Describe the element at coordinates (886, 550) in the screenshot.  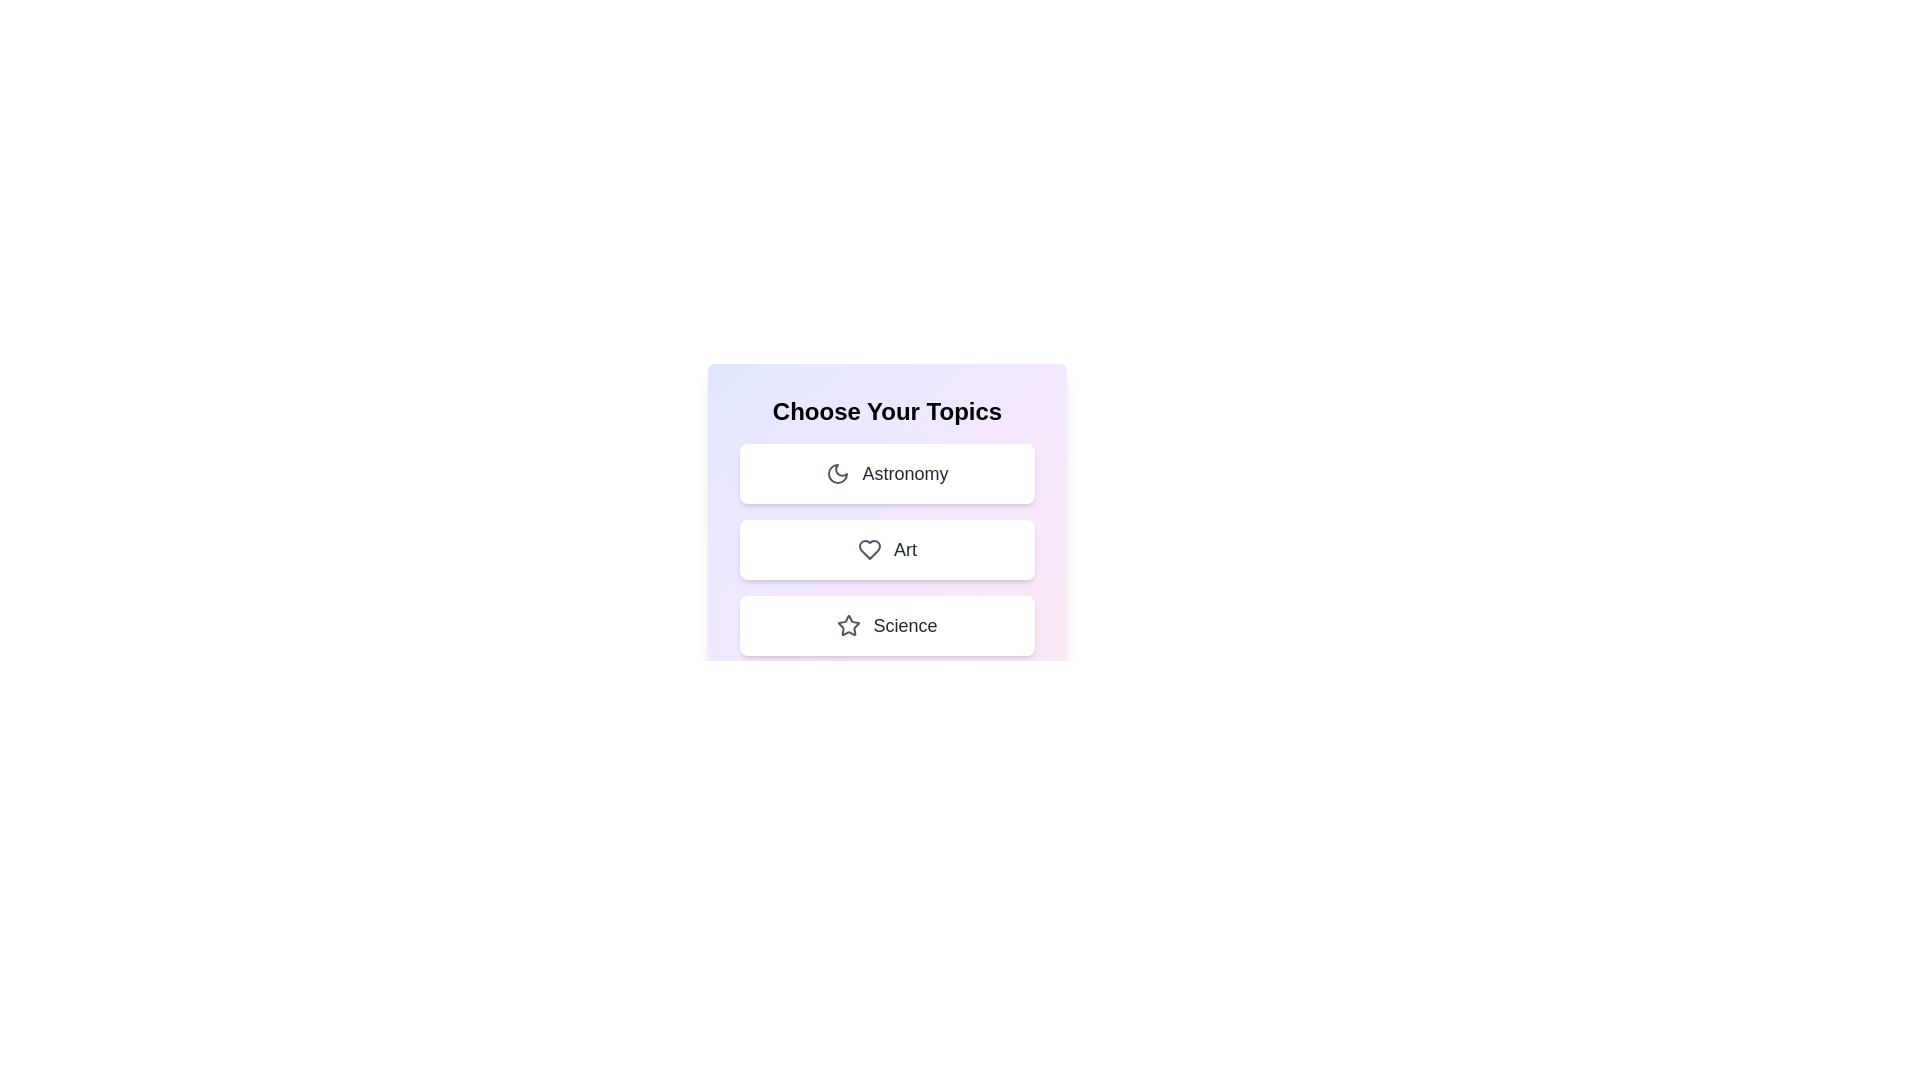
I see `the topic Art by clicking on its corresponding area` at that location.